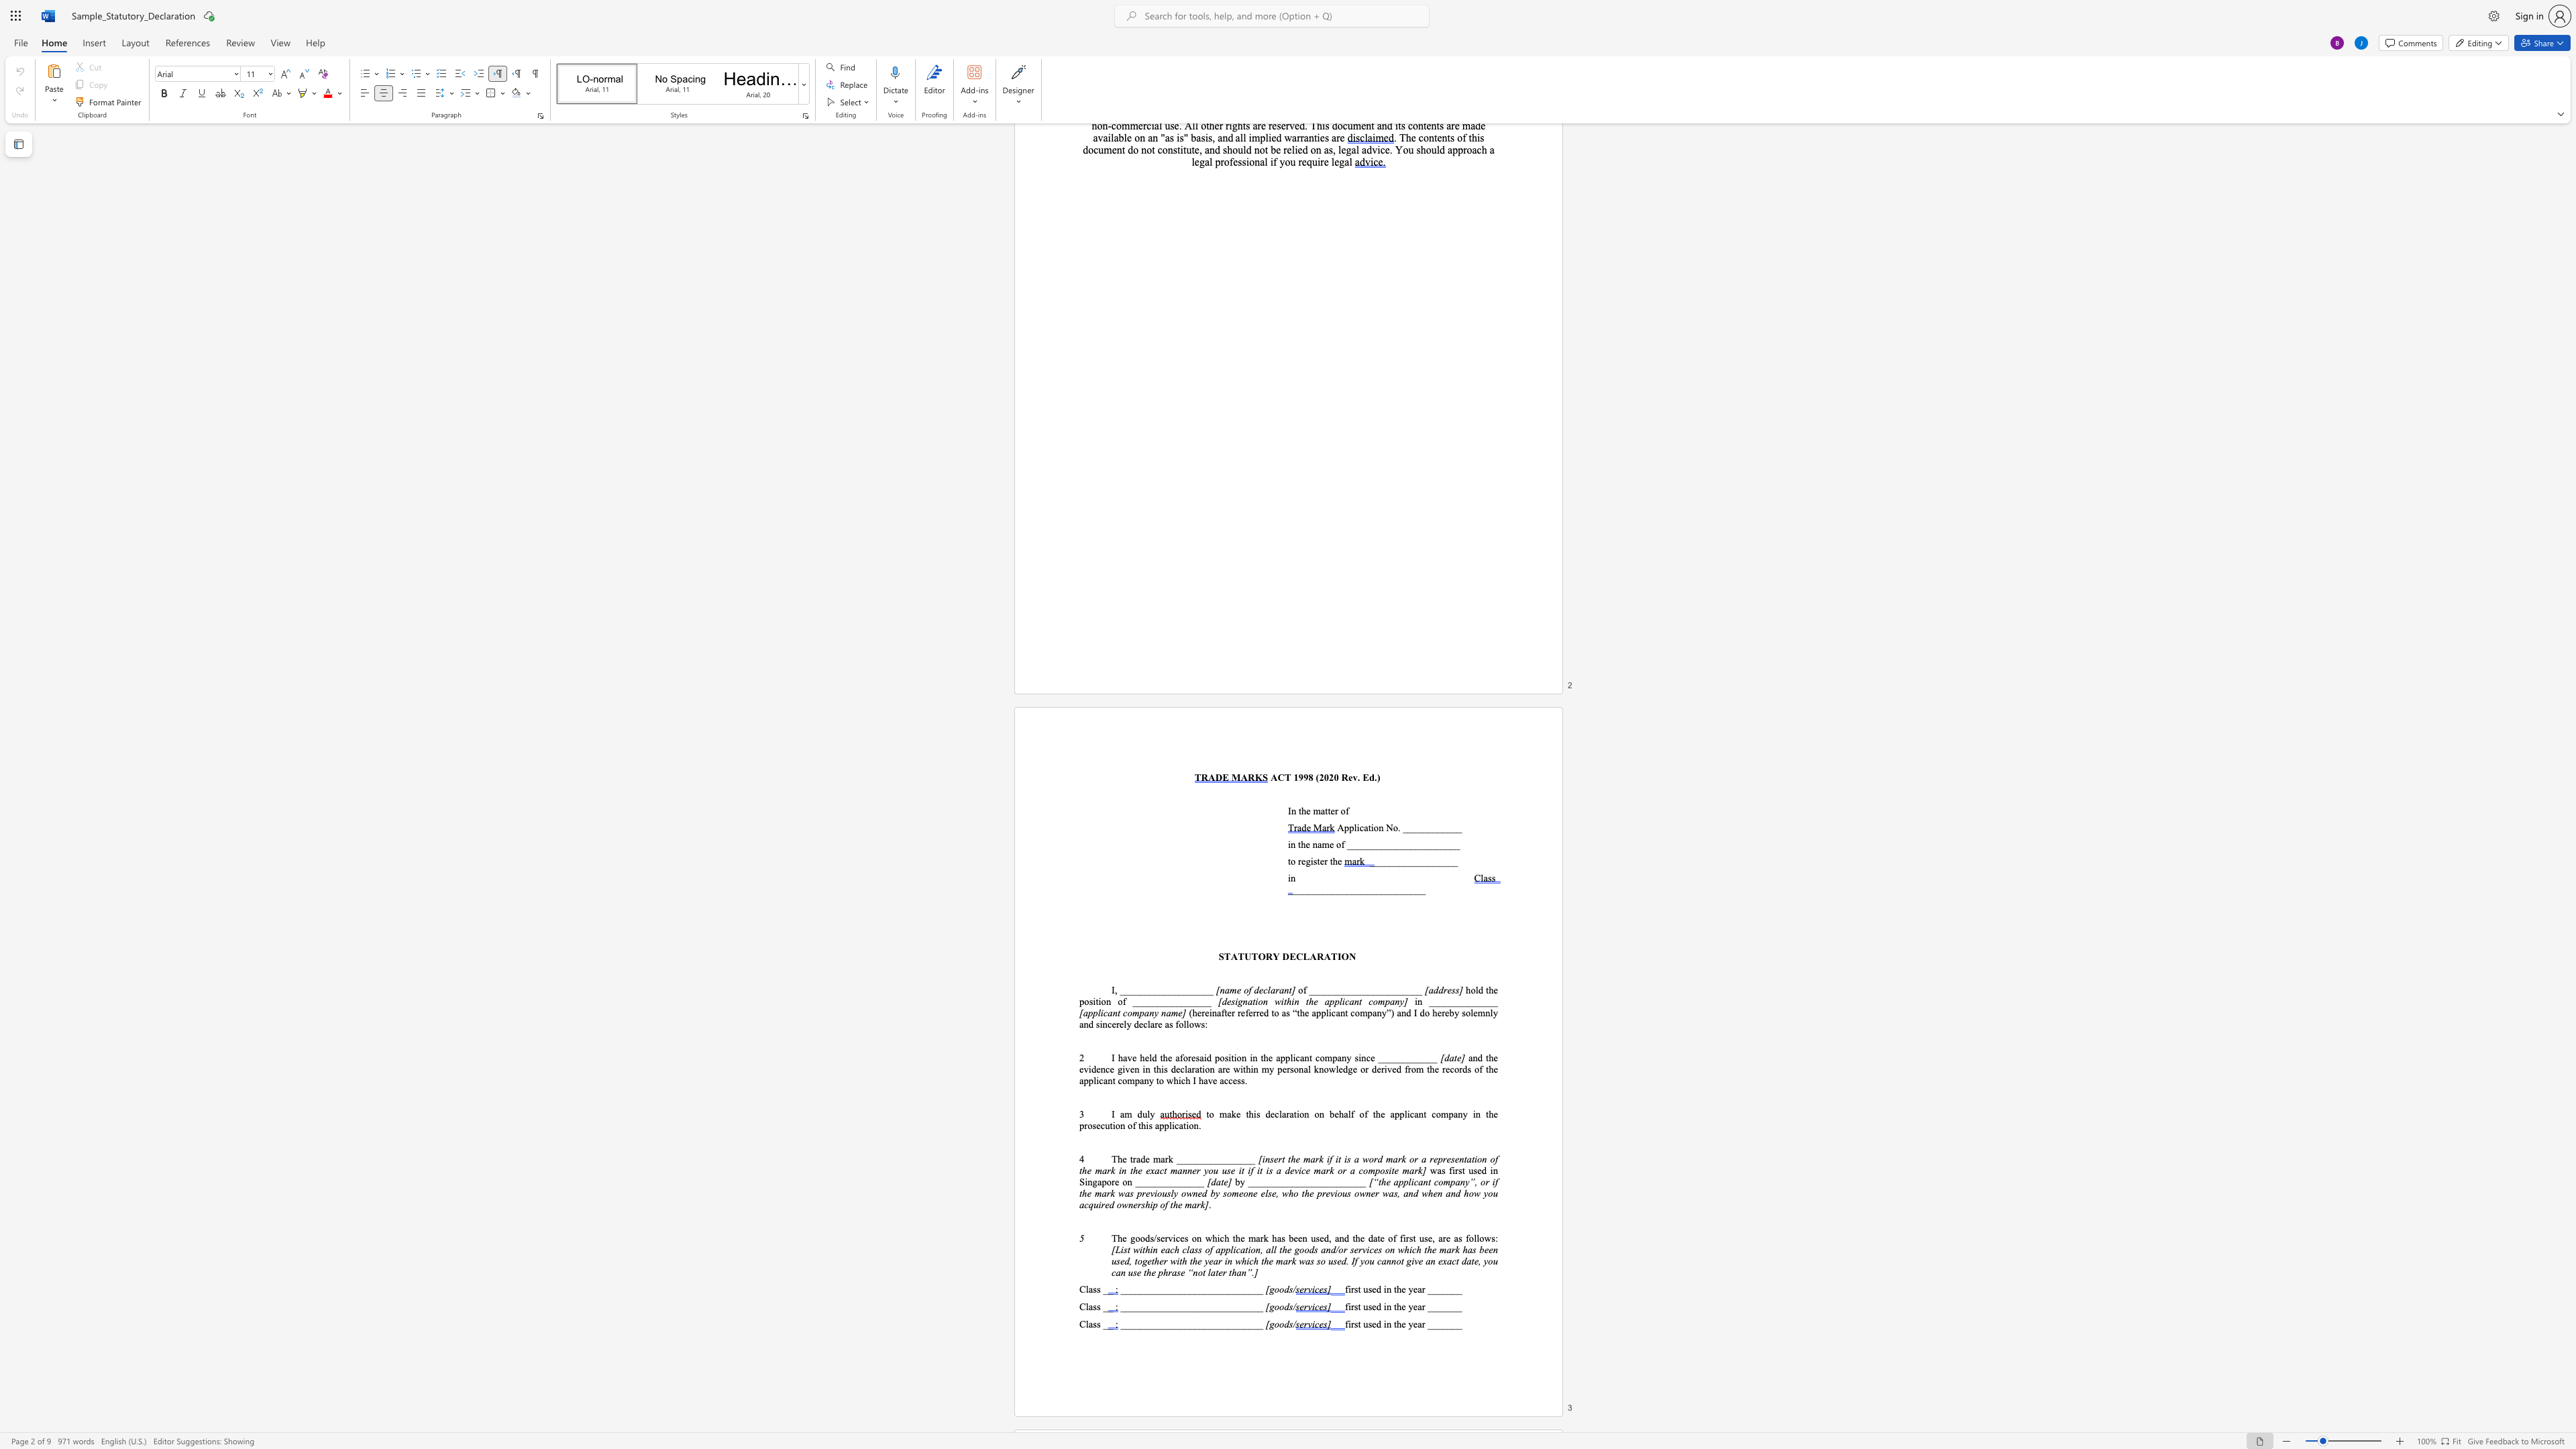 This screenshot has width=2576, height=1449. What do you see at coordinates (1300, 845) in the screenshot?
I see `the subset text "he name of ____" within the text "in the name of _______________________"` at bounding box center [1300, 845].